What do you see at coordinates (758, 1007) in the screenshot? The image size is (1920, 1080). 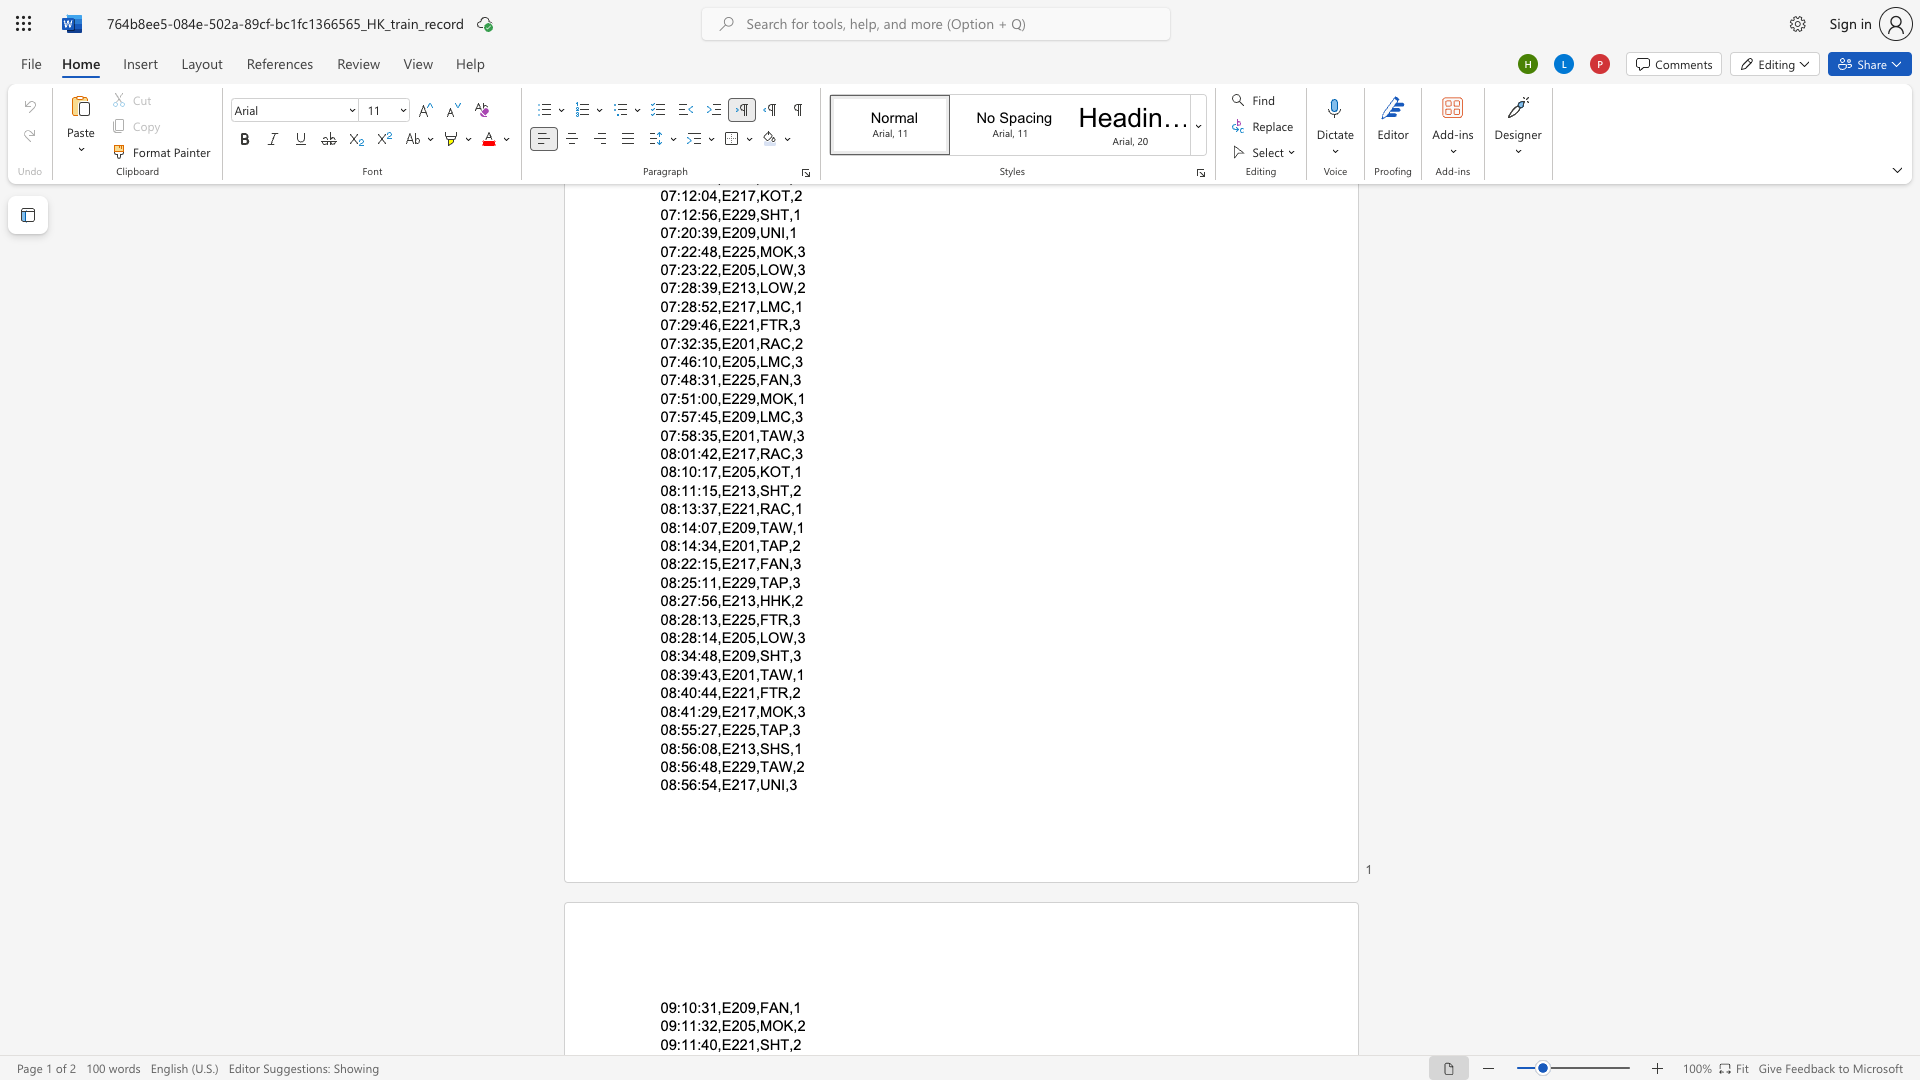 I see `the subset text "FA" within the text "09:10:31,E209,FAN,1"` at bounding box center [758, 1007].